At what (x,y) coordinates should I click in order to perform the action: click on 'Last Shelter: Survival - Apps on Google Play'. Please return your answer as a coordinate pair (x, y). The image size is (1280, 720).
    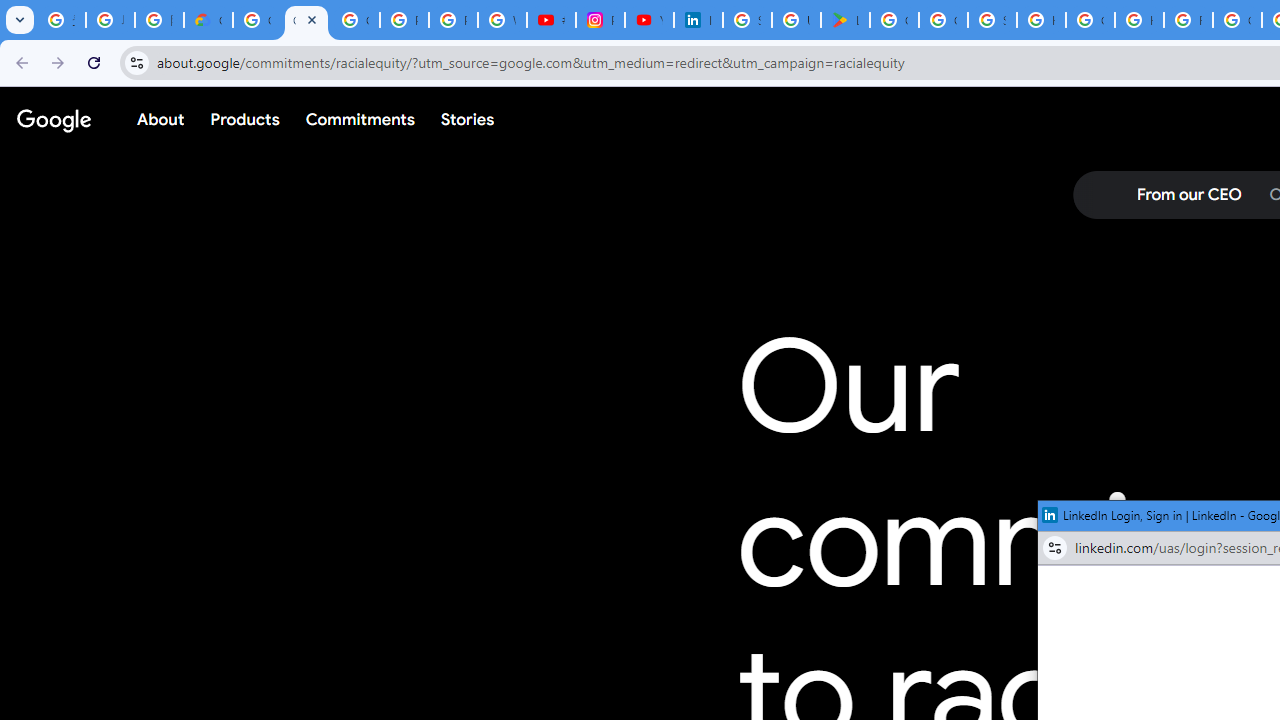
    Looking at the image, I should click on (845, 20).